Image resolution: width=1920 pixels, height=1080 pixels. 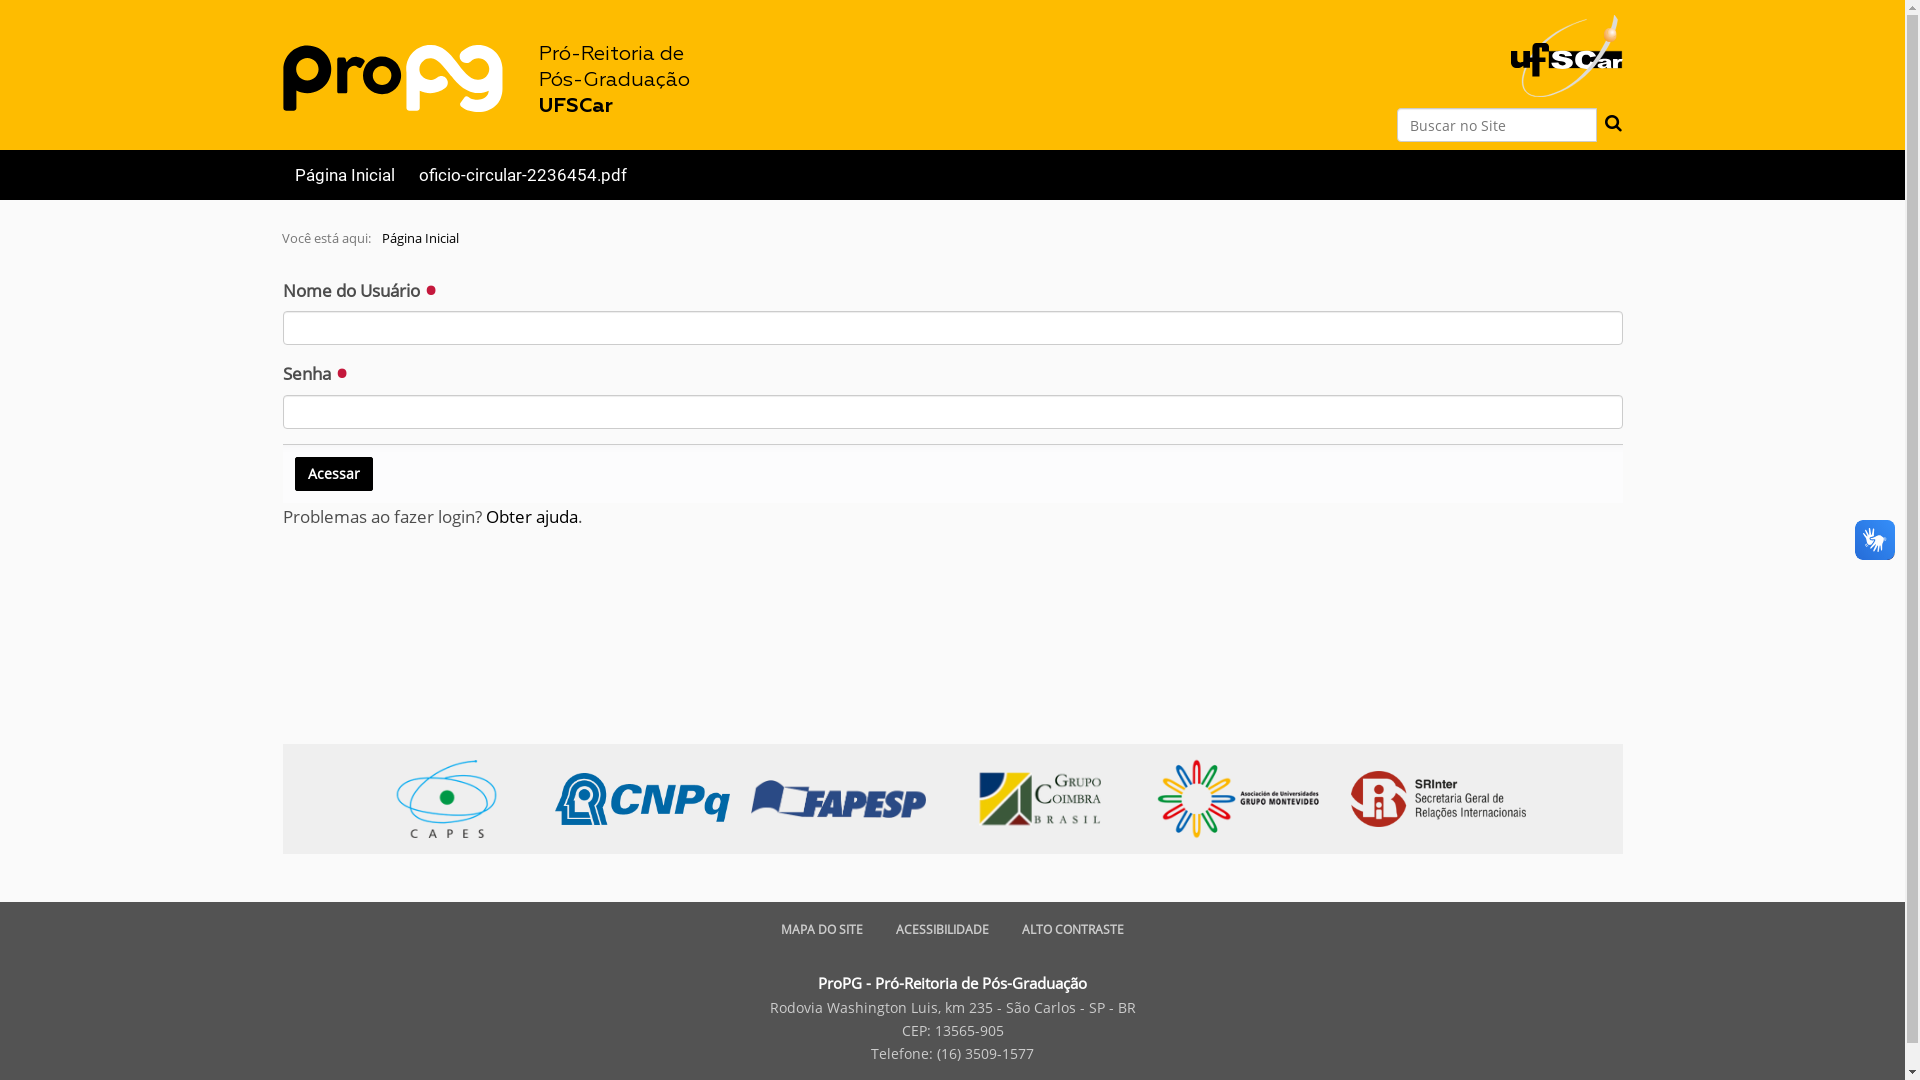 What do you see at coordinates (1049, 796) in the screenshot?
I see `'Grupo Coimbra'` at bounding box center [1049, 796].